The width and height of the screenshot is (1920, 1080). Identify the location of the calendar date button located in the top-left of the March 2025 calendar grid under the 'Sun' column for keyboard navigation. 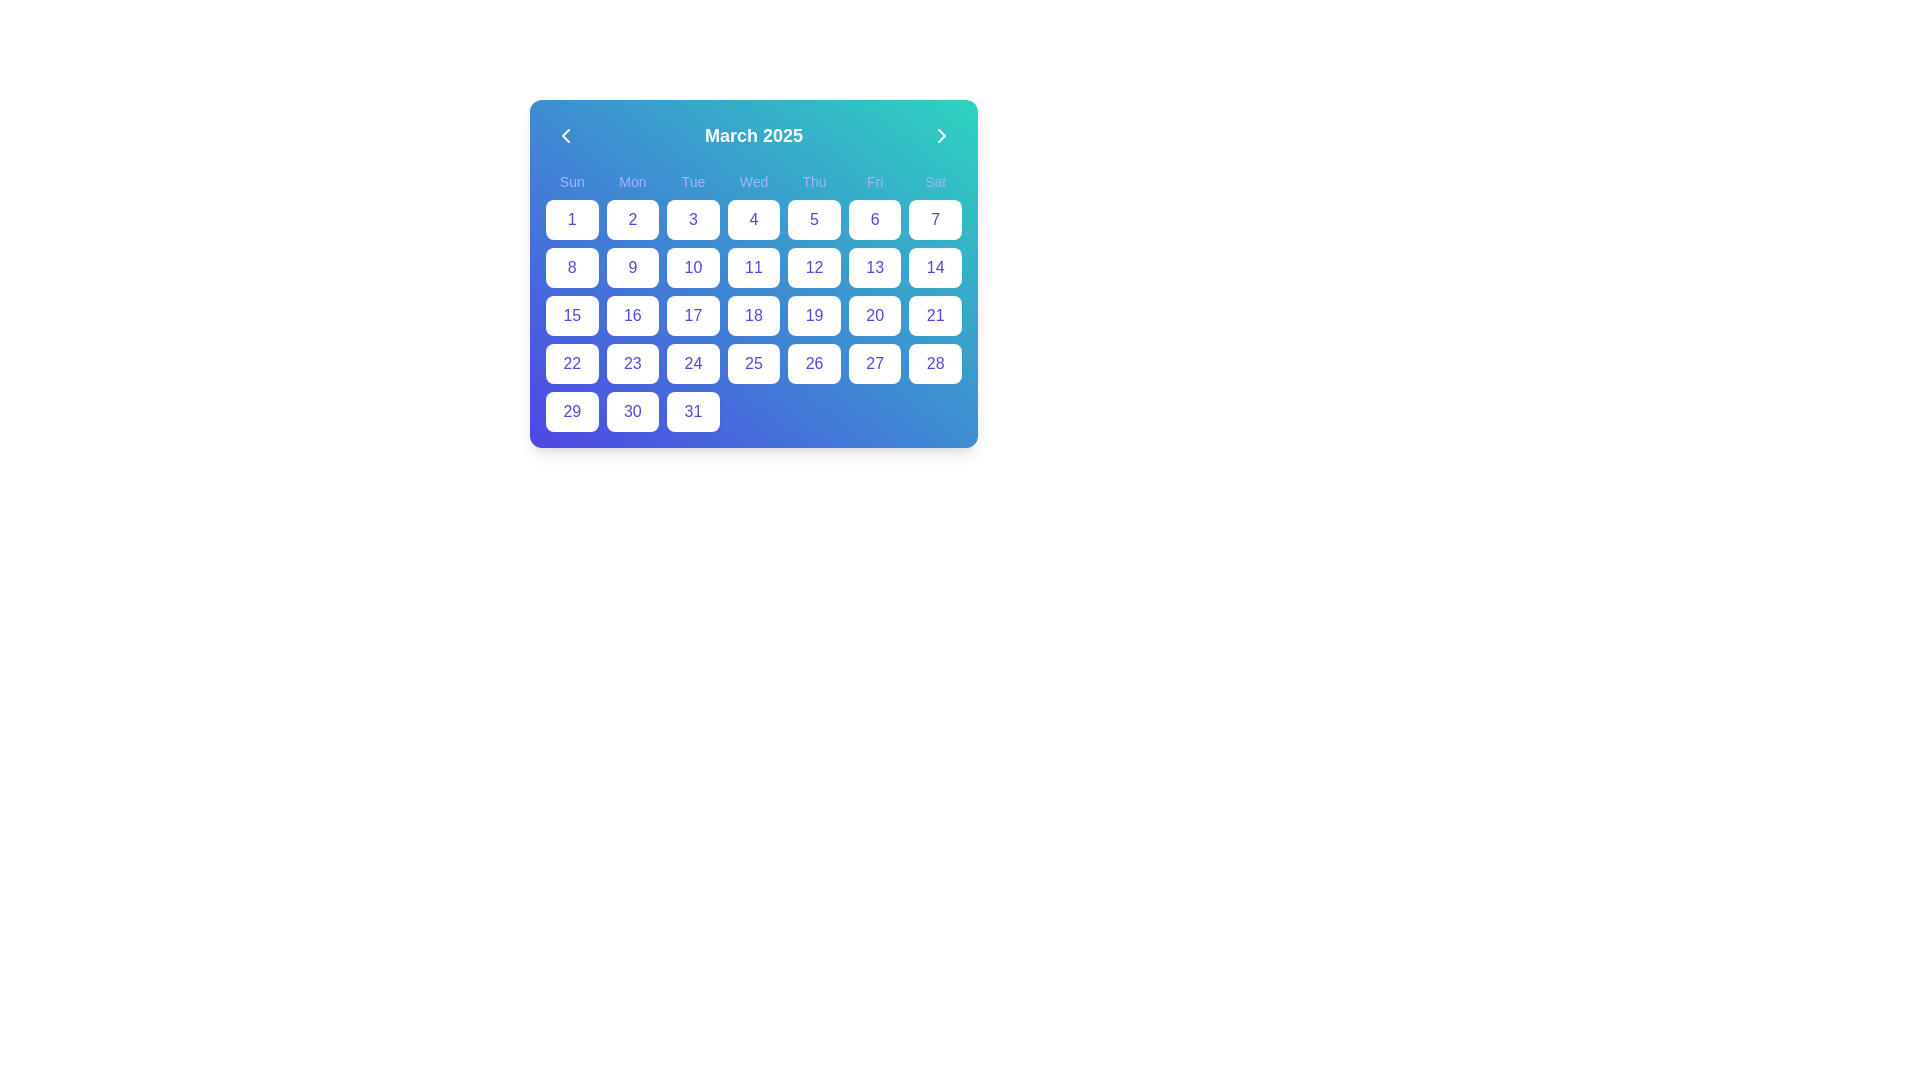
(571, 219).